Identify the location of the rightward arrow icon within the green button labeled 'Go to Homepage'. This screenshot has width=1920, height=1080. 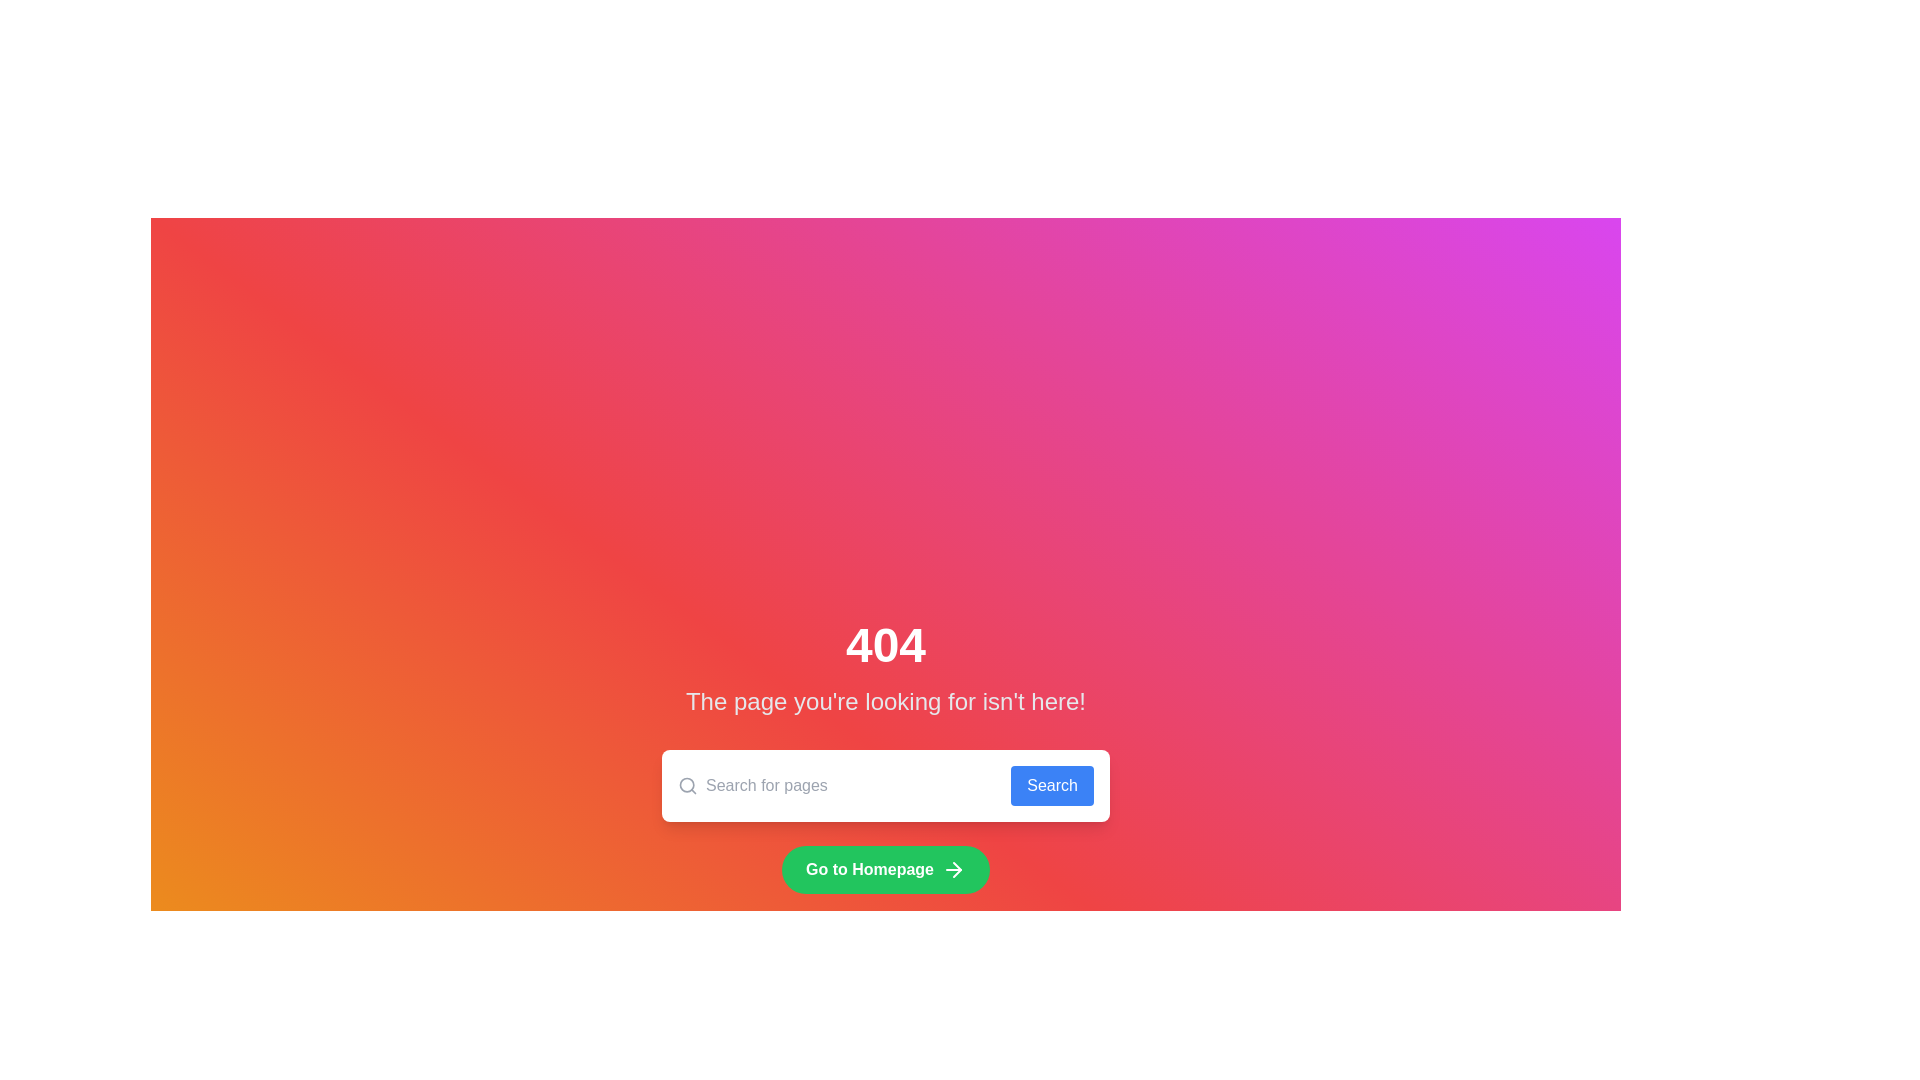
(956, 869).